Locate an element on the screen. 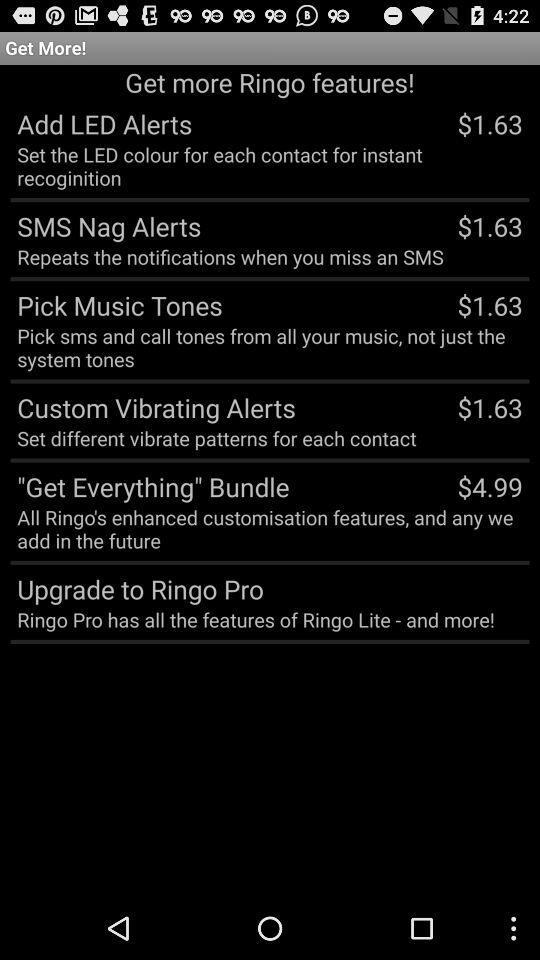 The height and width of the screenshot is (960, 540). icon above the set different vibrate item is located at coordinates (152, 406).